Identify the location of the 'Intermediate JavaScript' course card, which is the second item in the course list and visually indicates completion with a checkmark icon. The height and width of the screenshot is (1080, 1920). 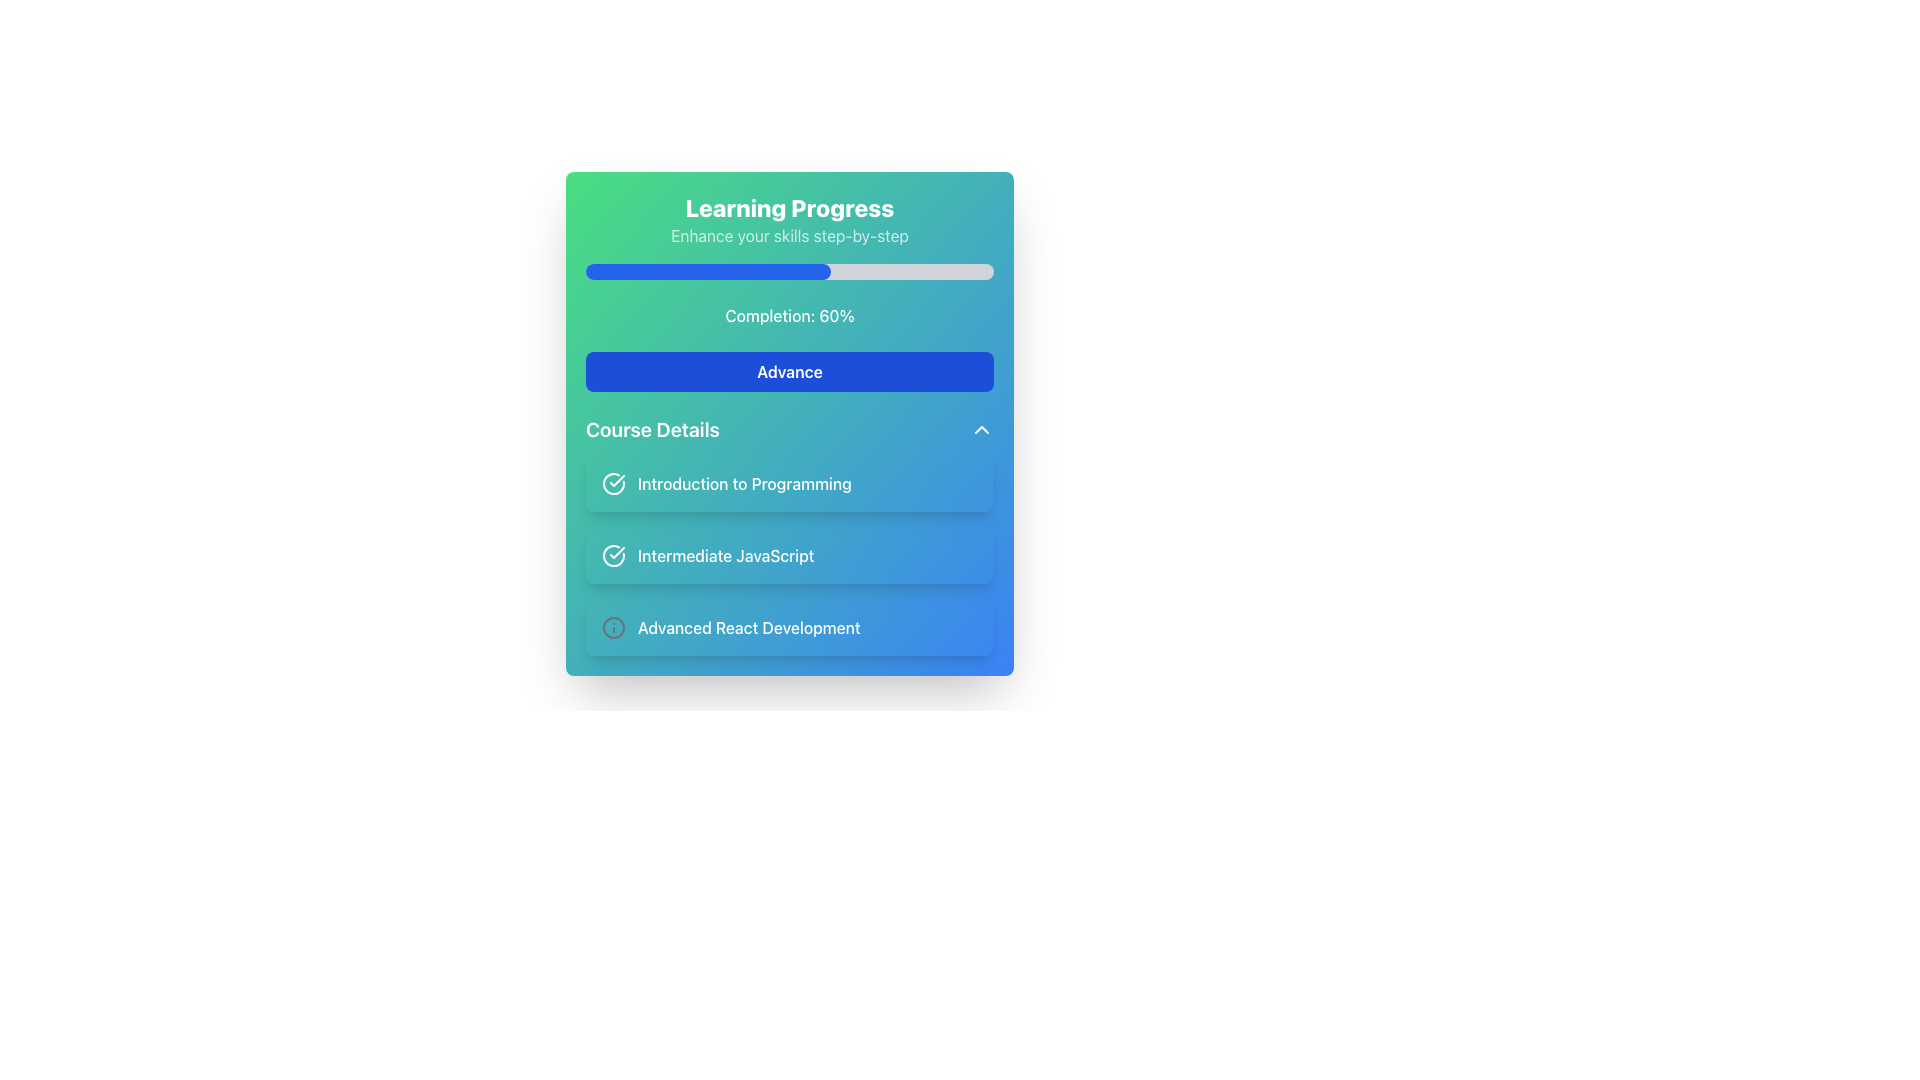
(789, 555).